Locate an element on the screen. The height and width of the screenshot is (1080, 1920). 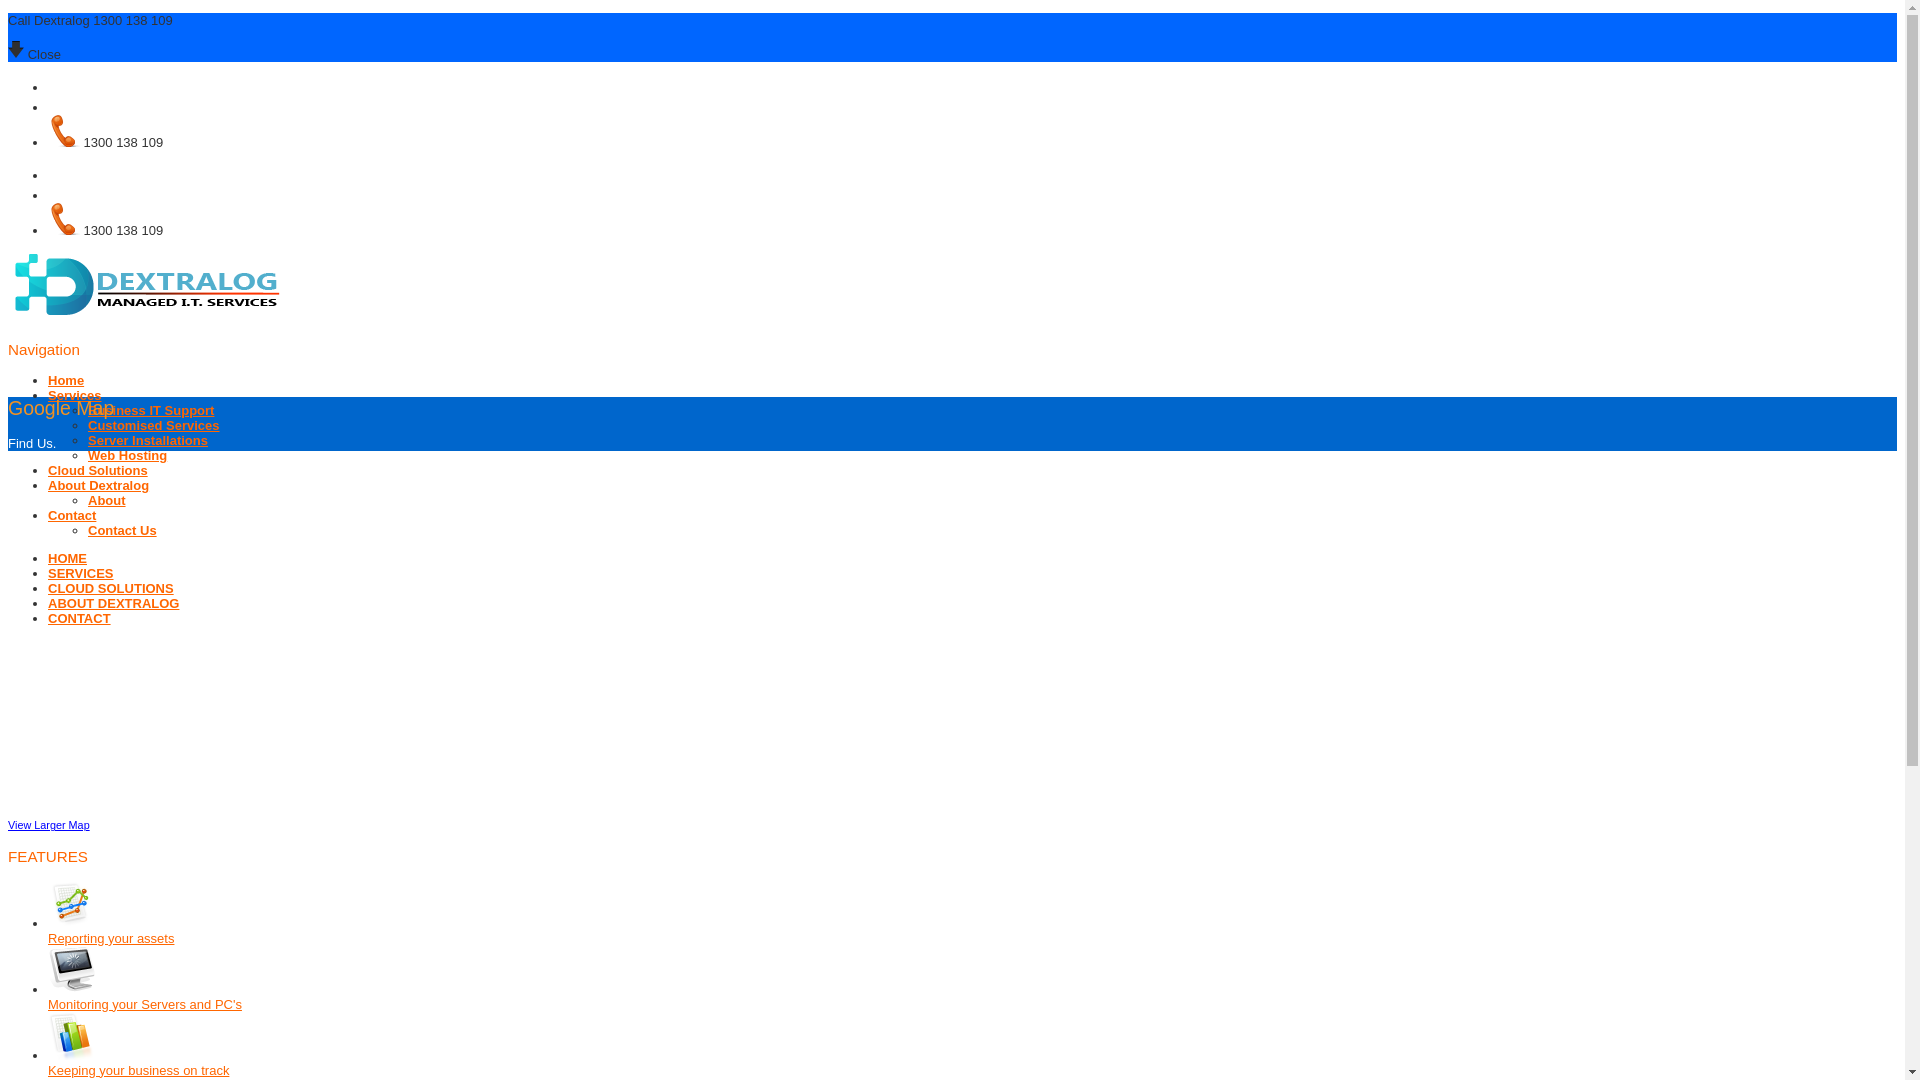
'View Larger Map' is located at coordinates (48, 825).